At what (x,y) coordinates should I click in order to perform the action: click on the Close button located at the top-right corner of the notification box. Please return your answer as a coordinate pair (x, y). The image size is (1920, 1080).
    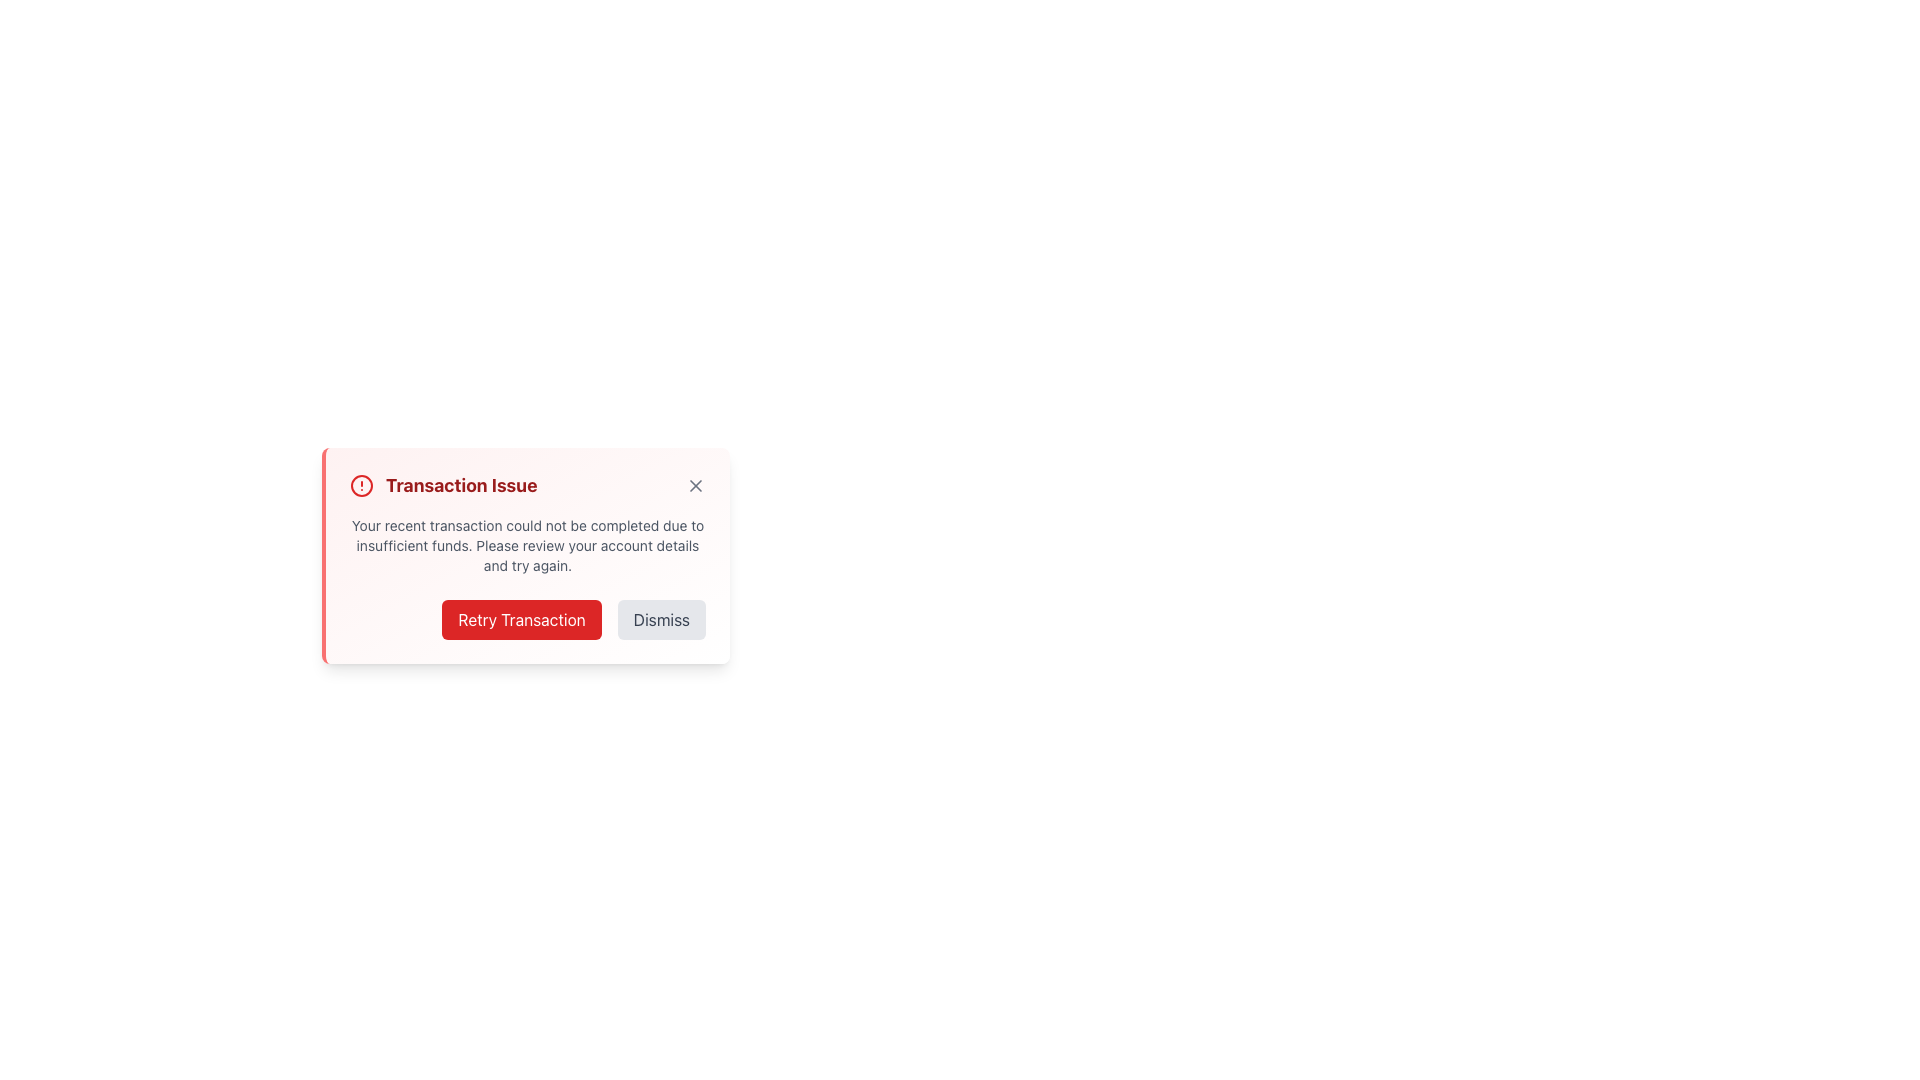
    Looking at the image, I should click on (696, 486).